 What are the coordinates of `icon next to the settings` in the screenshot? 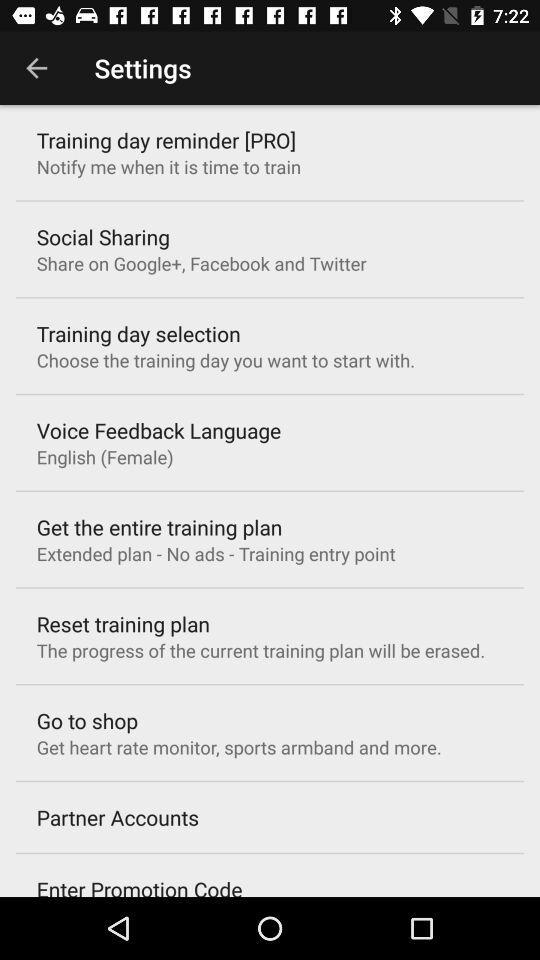 It's located at (36, 68).